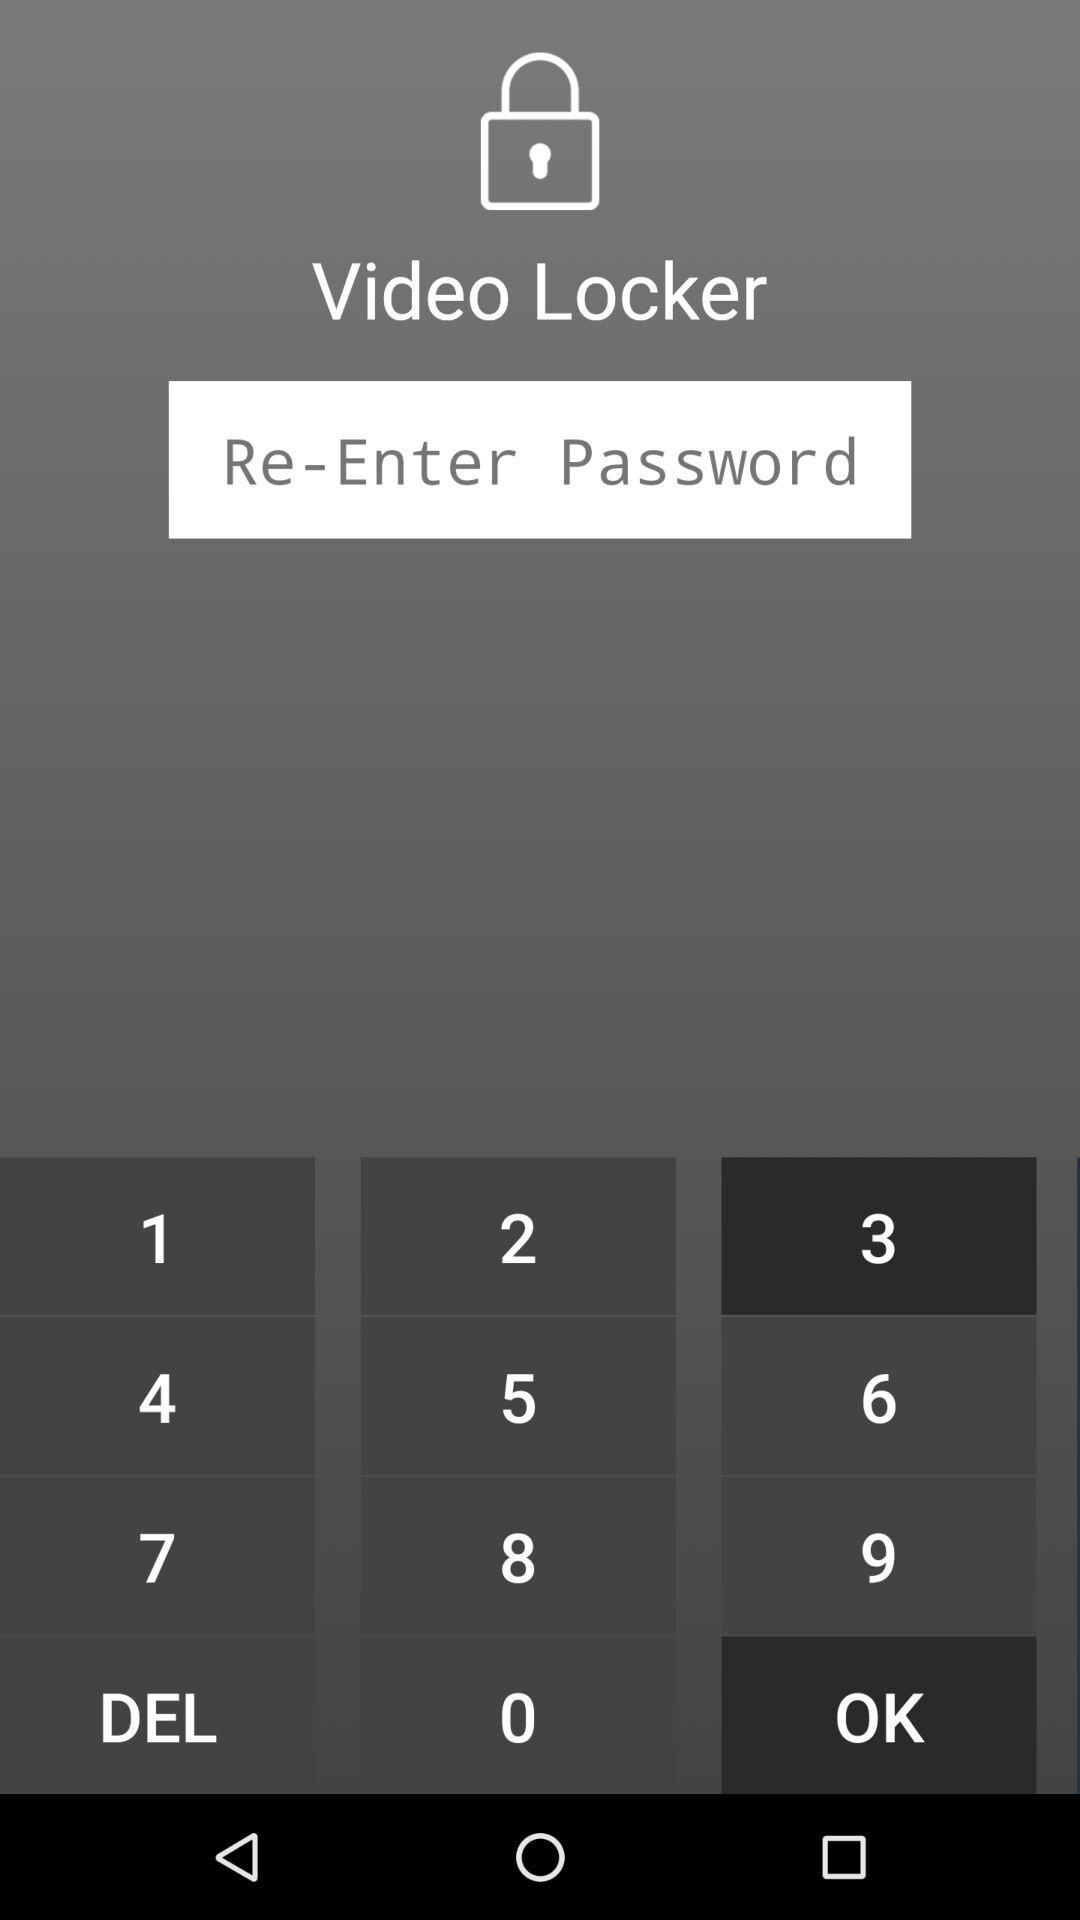  I want to click on 0 item, so click(517, 1714).